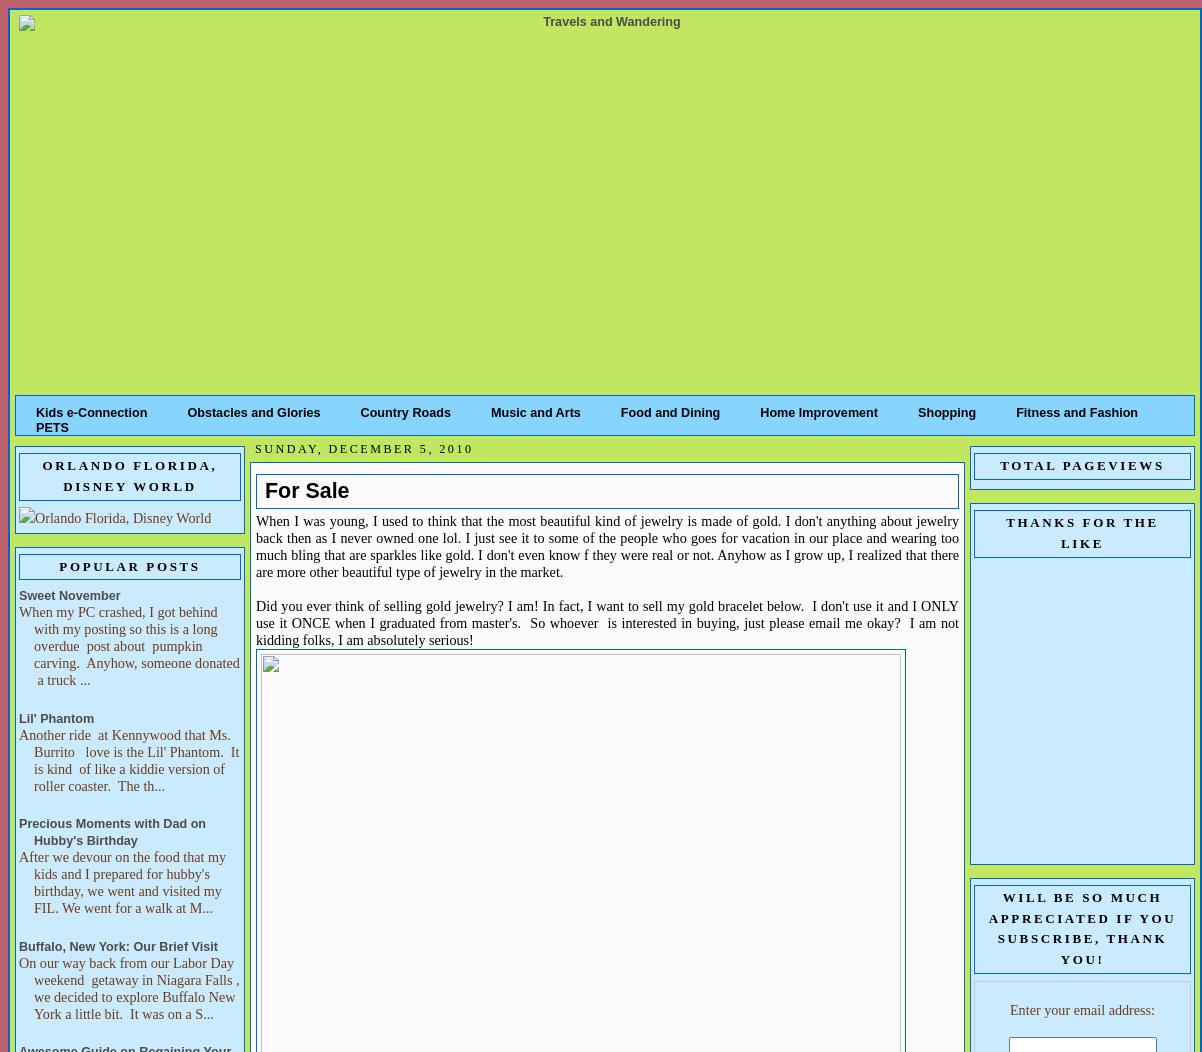  What do you see at coordinates (18, 594) in the screenshot?
I see `'Sweet November'` at bounding box center [18, 594].